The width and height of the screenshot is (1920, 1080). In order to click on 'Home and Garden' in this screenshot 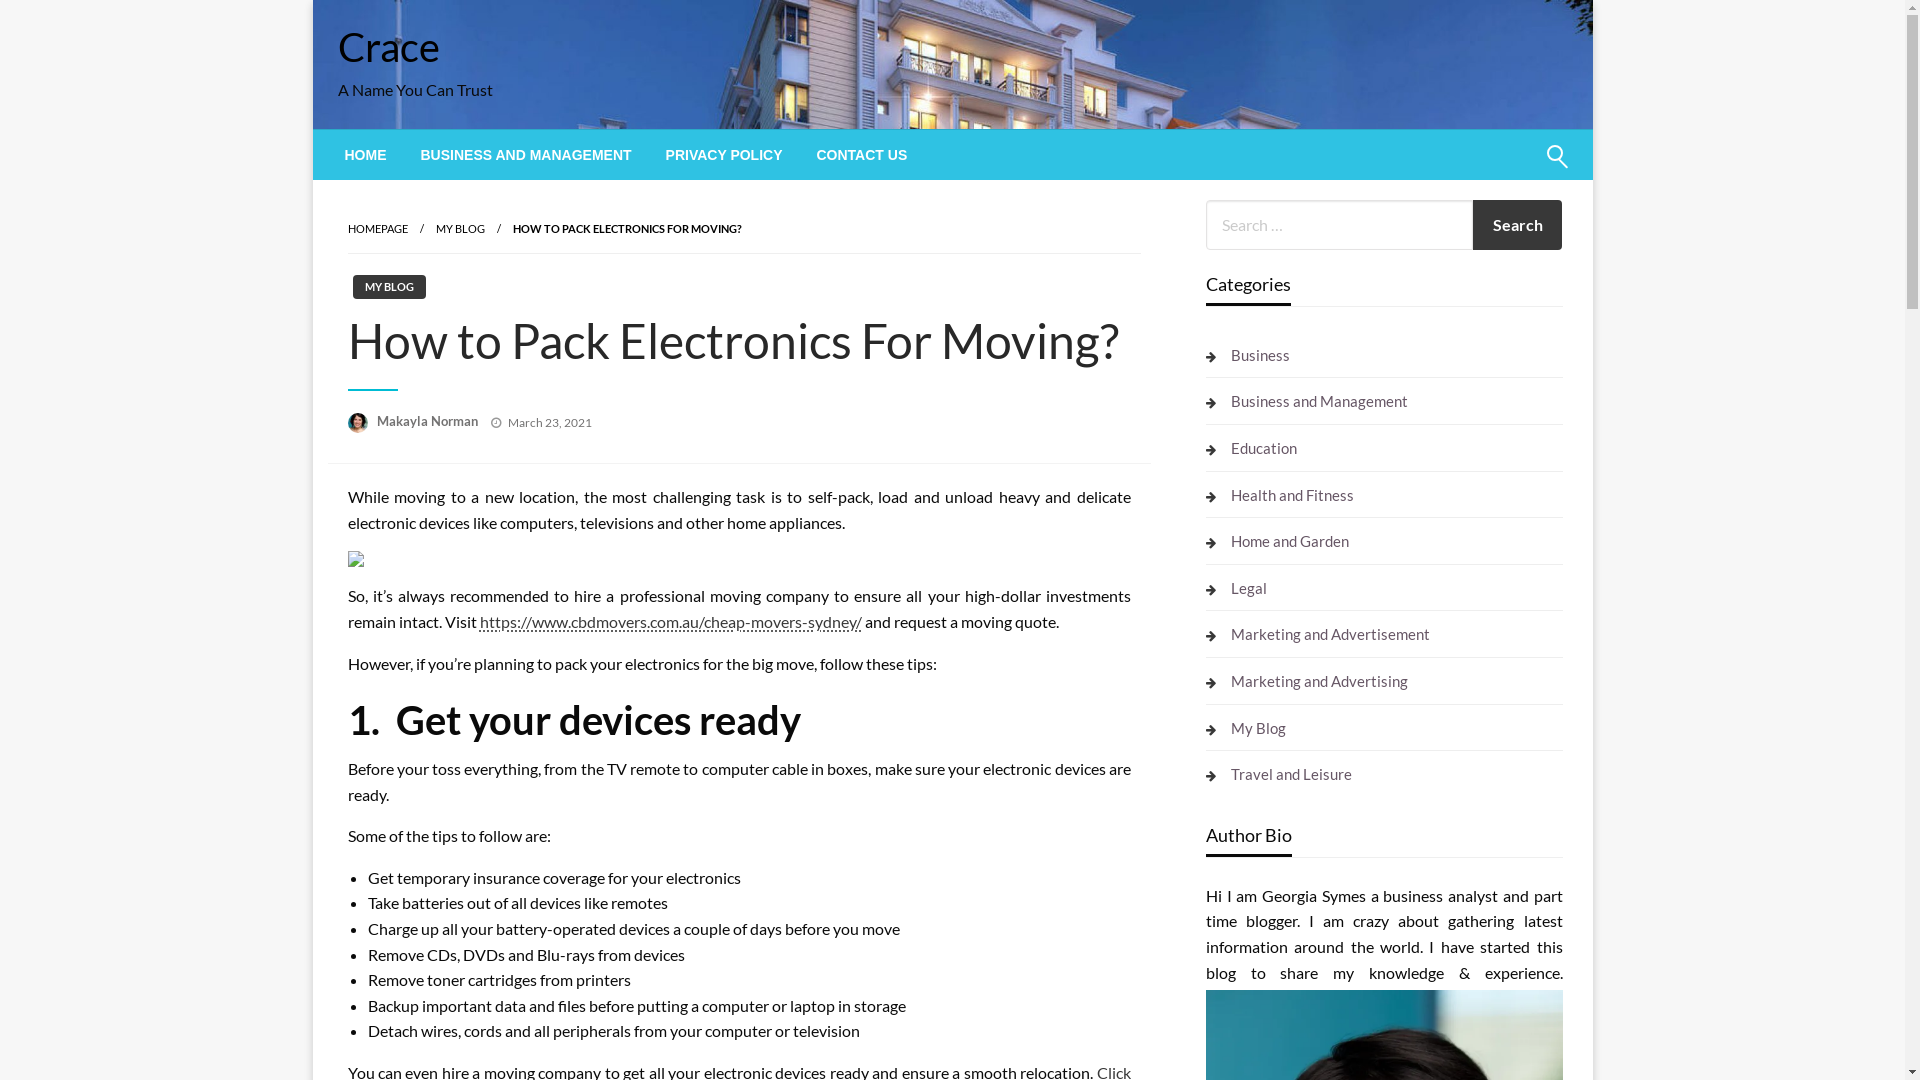, I will do `click(1276, 540)`.